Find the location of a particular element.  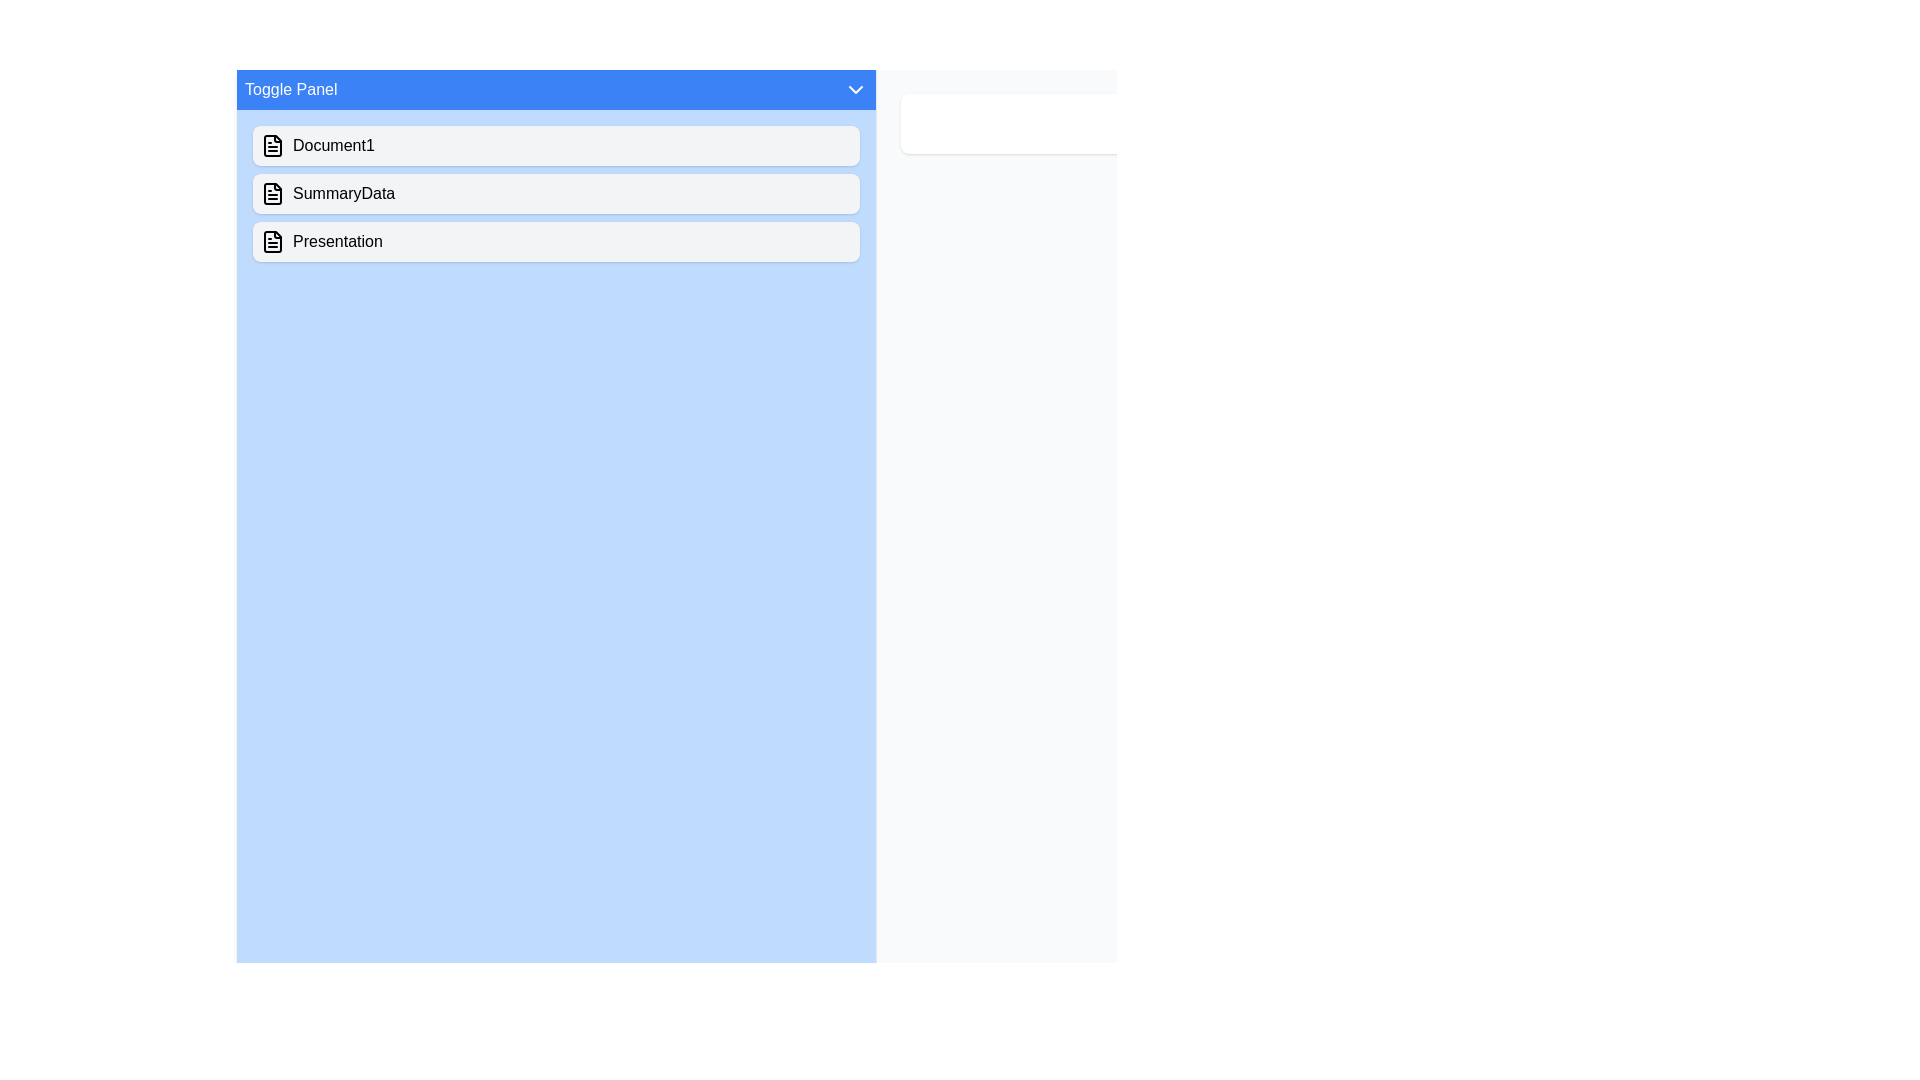

the file icon, which is a minimalist black icon on a white background, positioned to the left of the text 'Document1' in the vertically aligned list under the 'Toggle Panel' header is located at coordinates (272, 145).